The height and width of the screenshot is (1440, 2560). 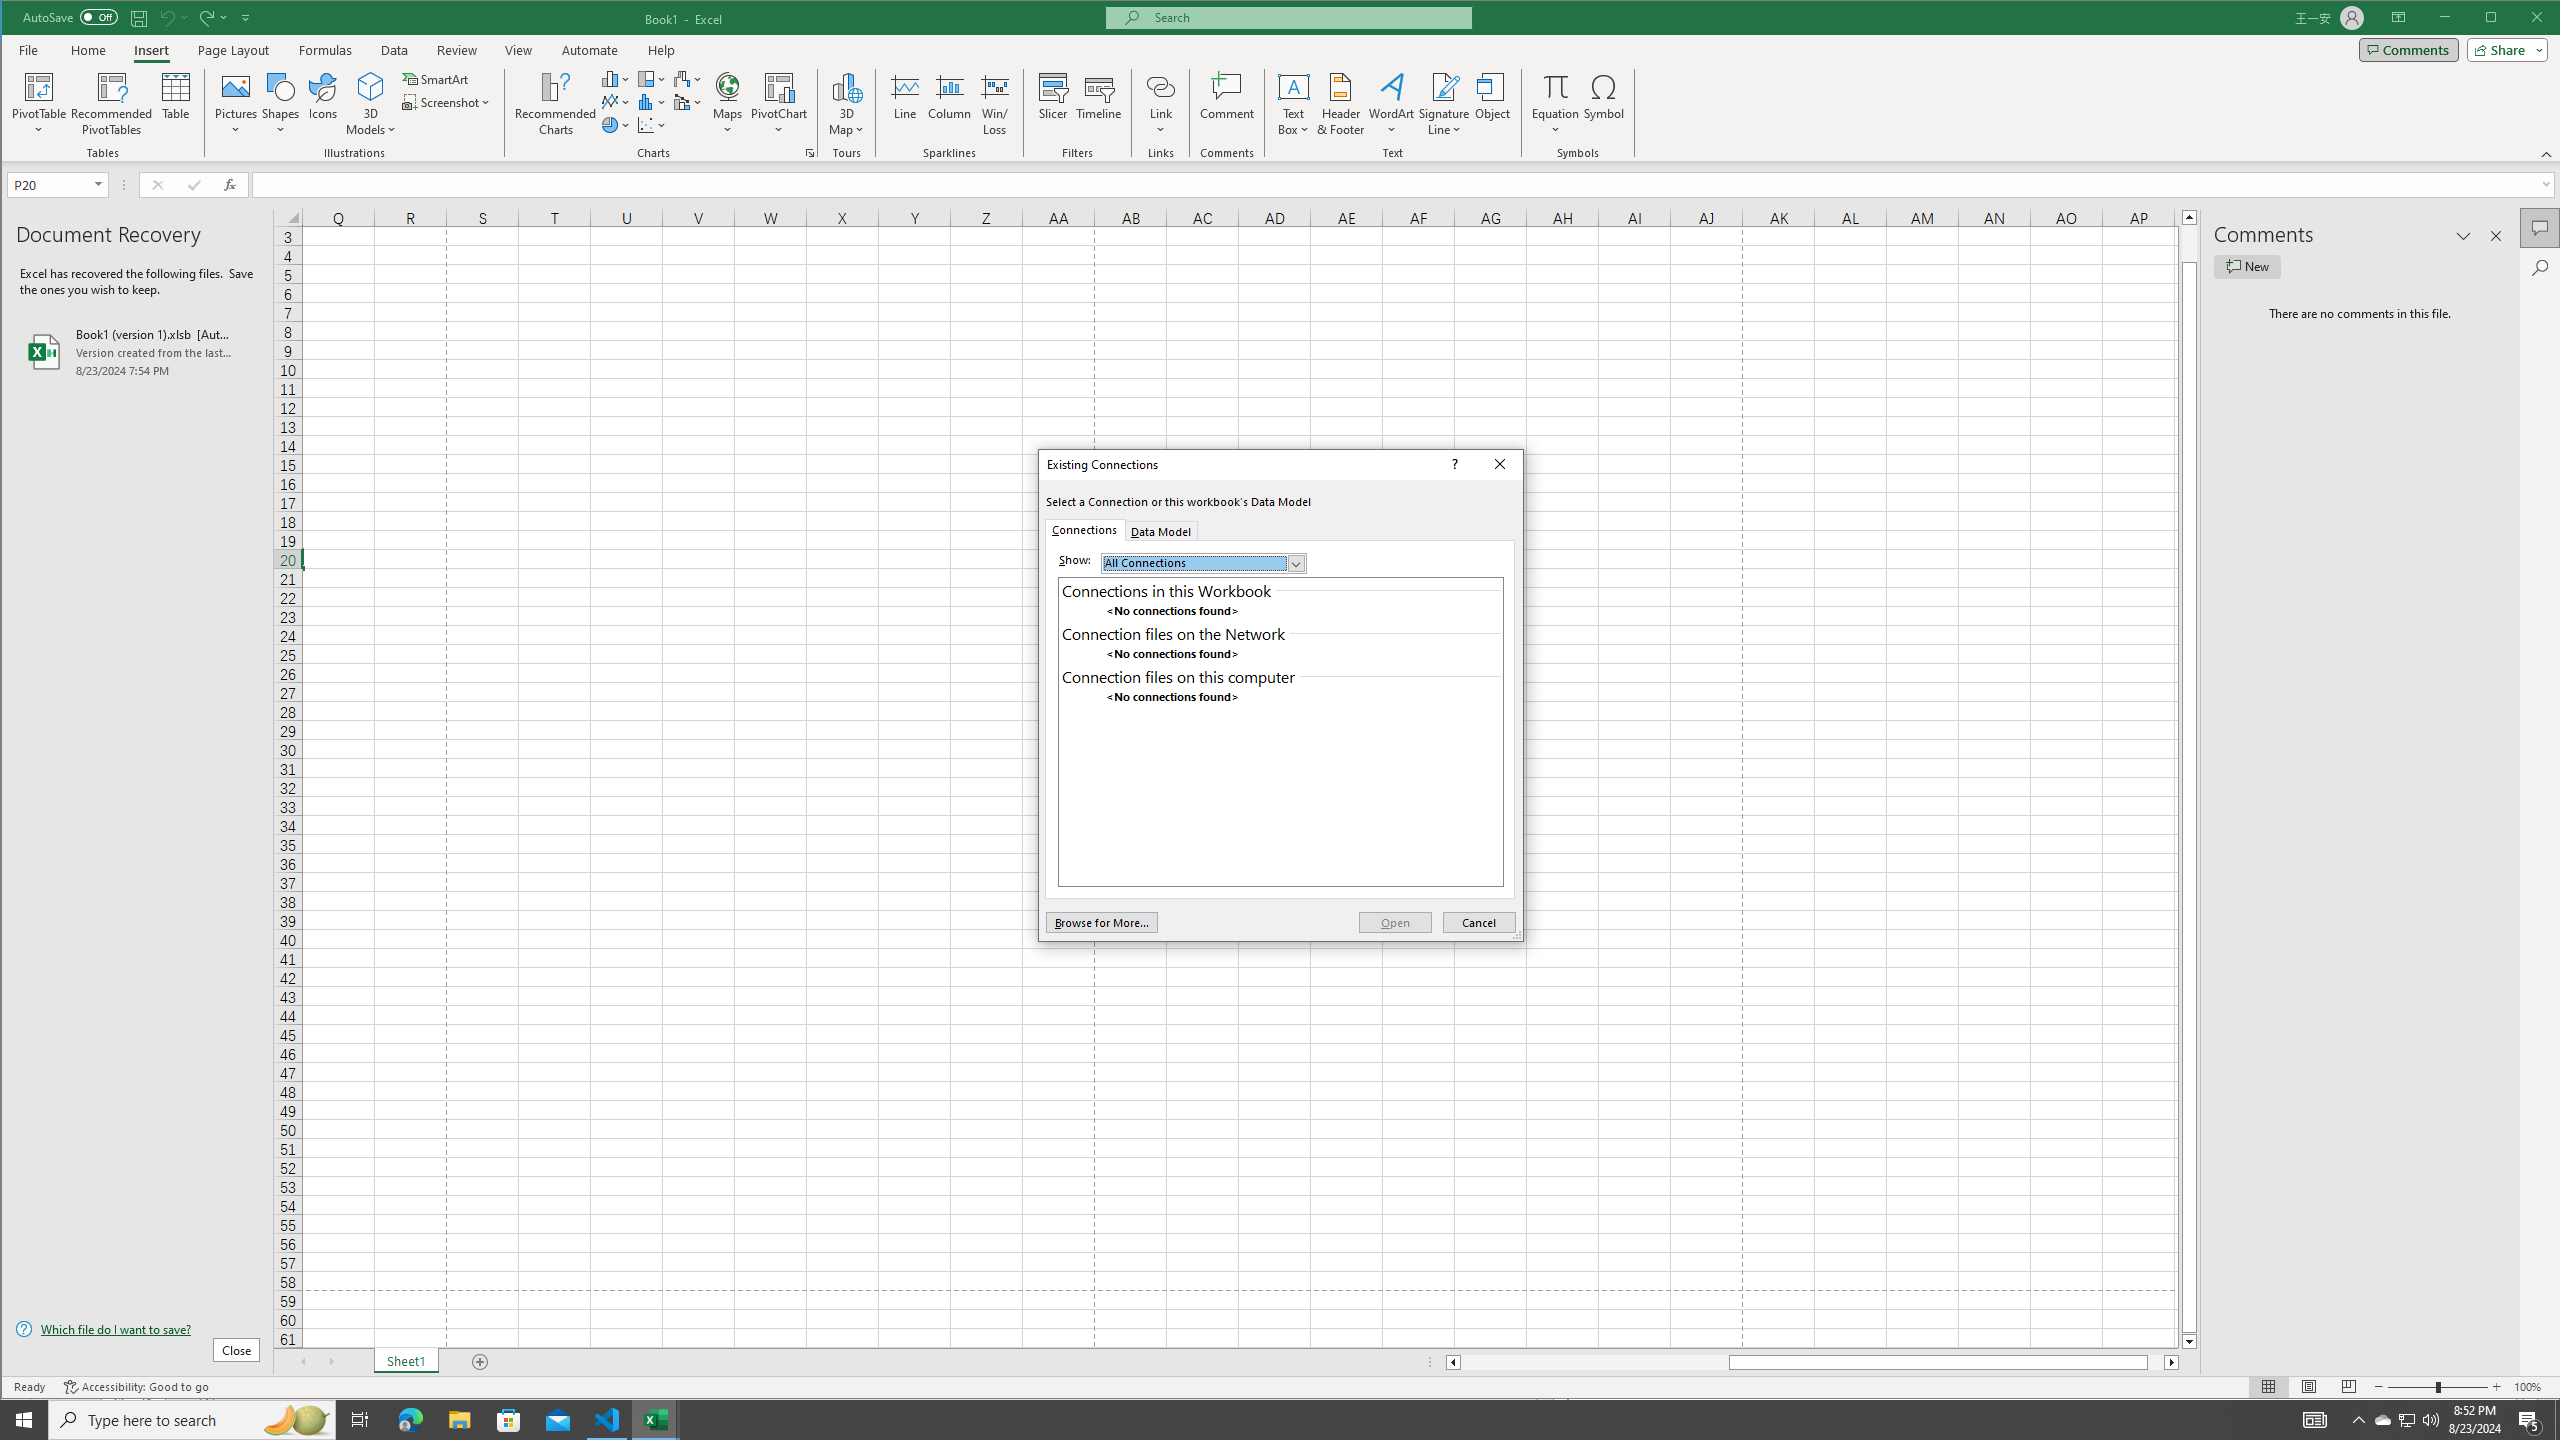 What do you see at coordinates (1280, 675) in the screenshot?
I see `'Connection files on this computer'` at bounding box center [1280, 675].